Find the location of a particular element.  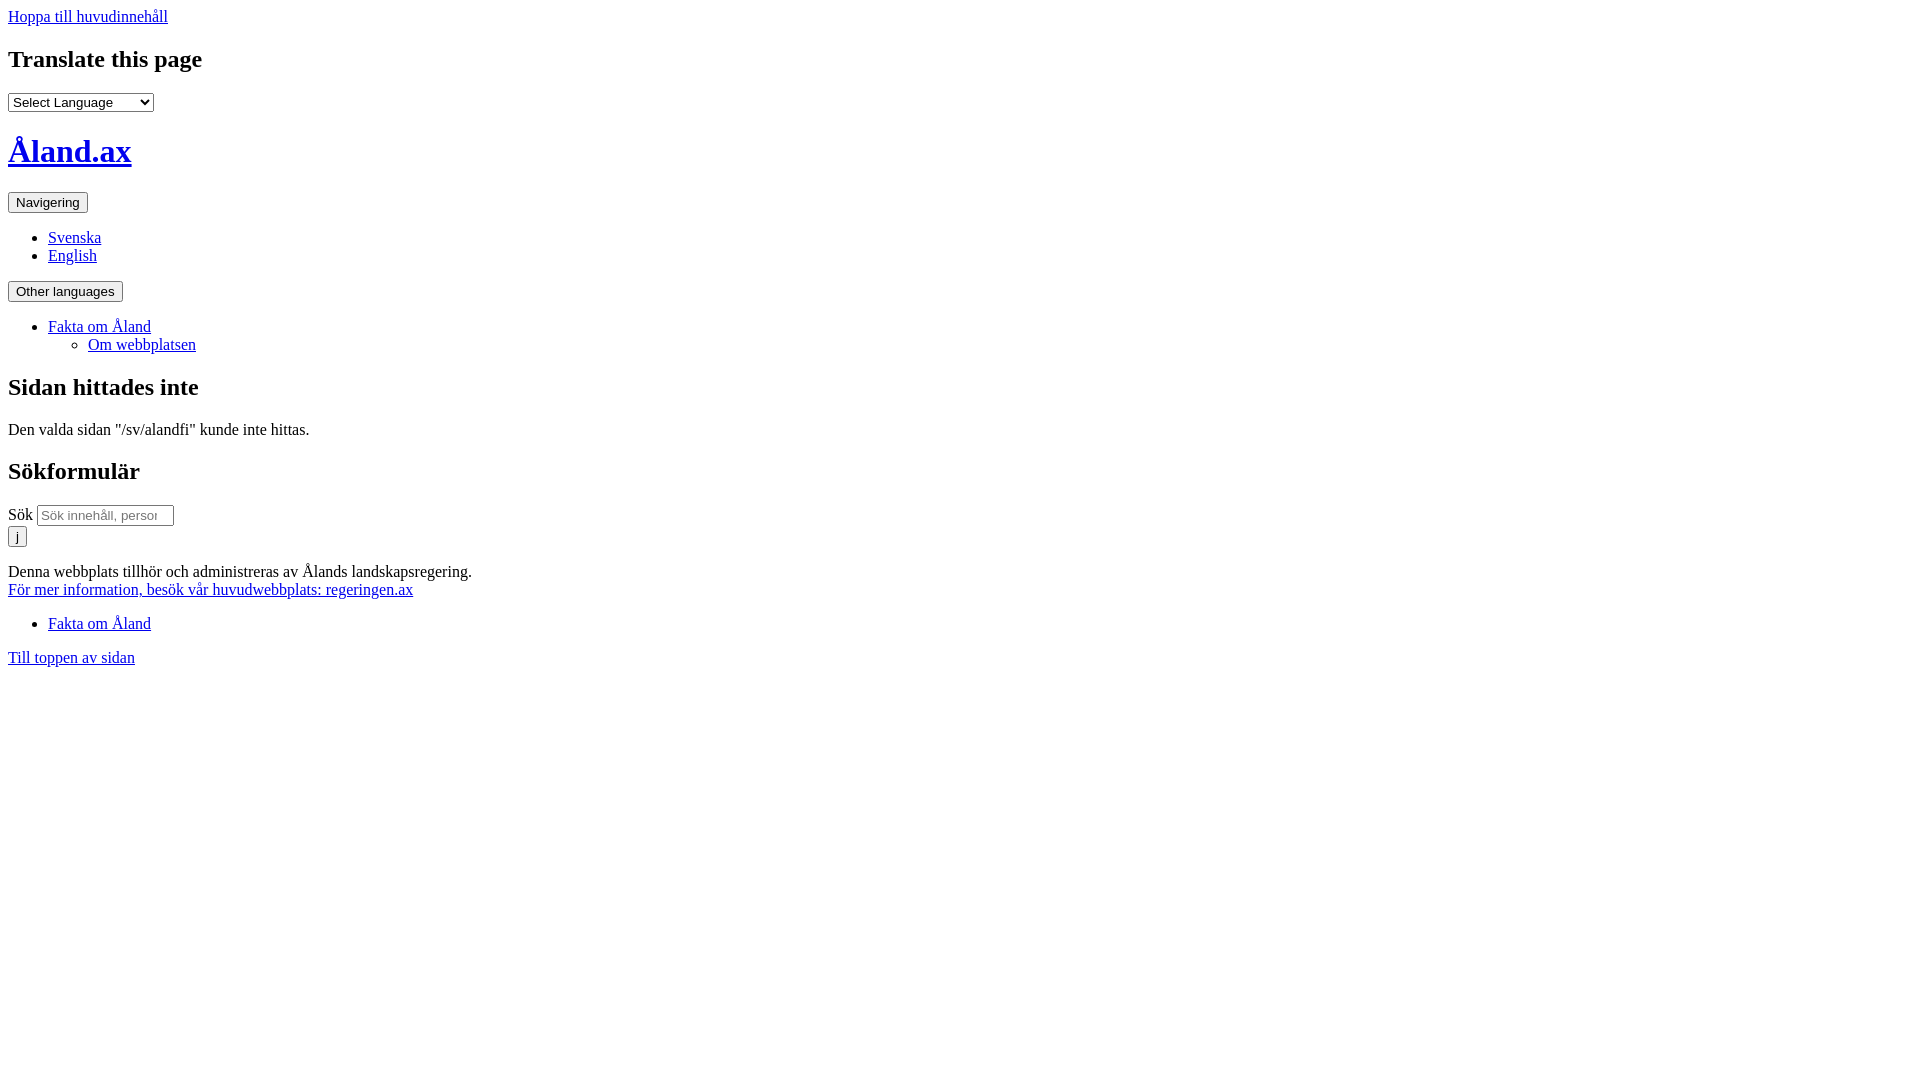

'Om webbplatsen' is located at coordinates (141, 343).